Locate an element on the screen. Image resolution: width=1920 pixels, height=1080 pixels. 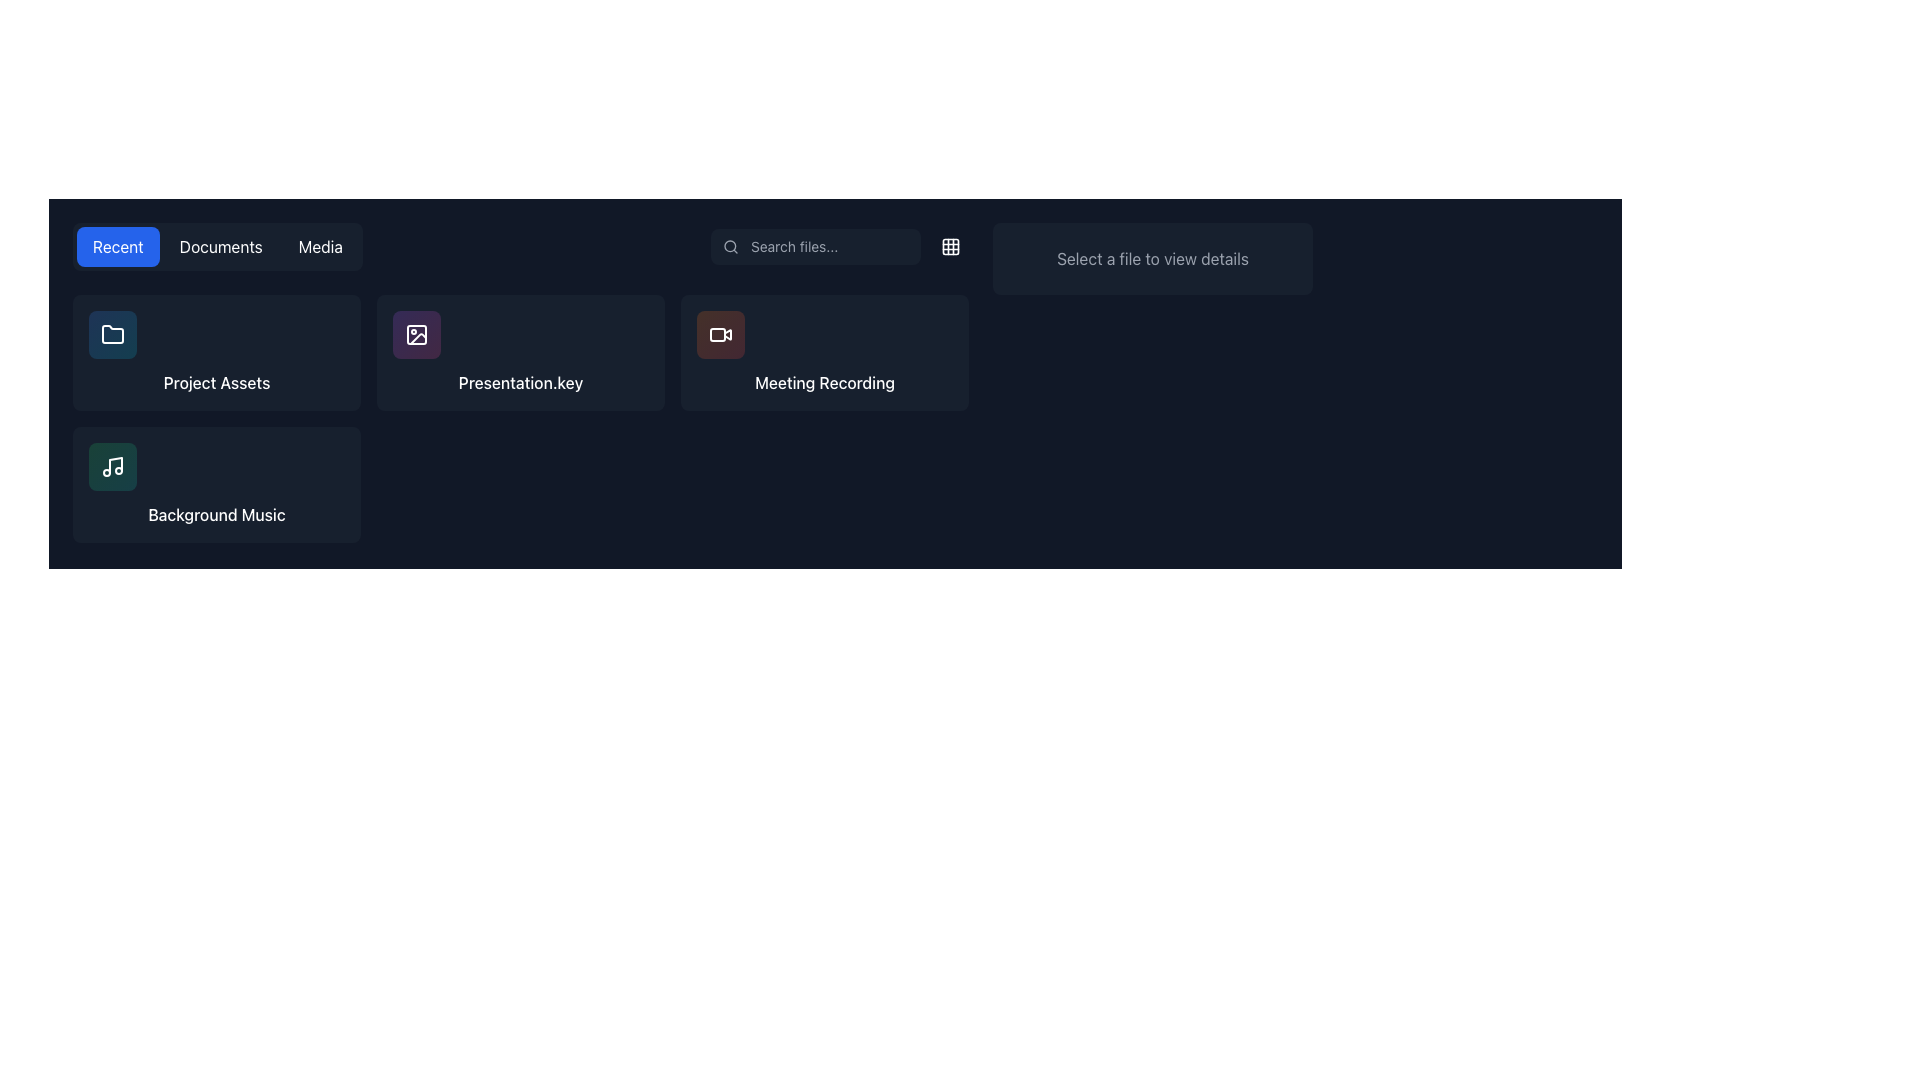
the informational panel with a dark semi-transparent background and centered white text saying 'Select a file is located at coordinates (1152, 257).